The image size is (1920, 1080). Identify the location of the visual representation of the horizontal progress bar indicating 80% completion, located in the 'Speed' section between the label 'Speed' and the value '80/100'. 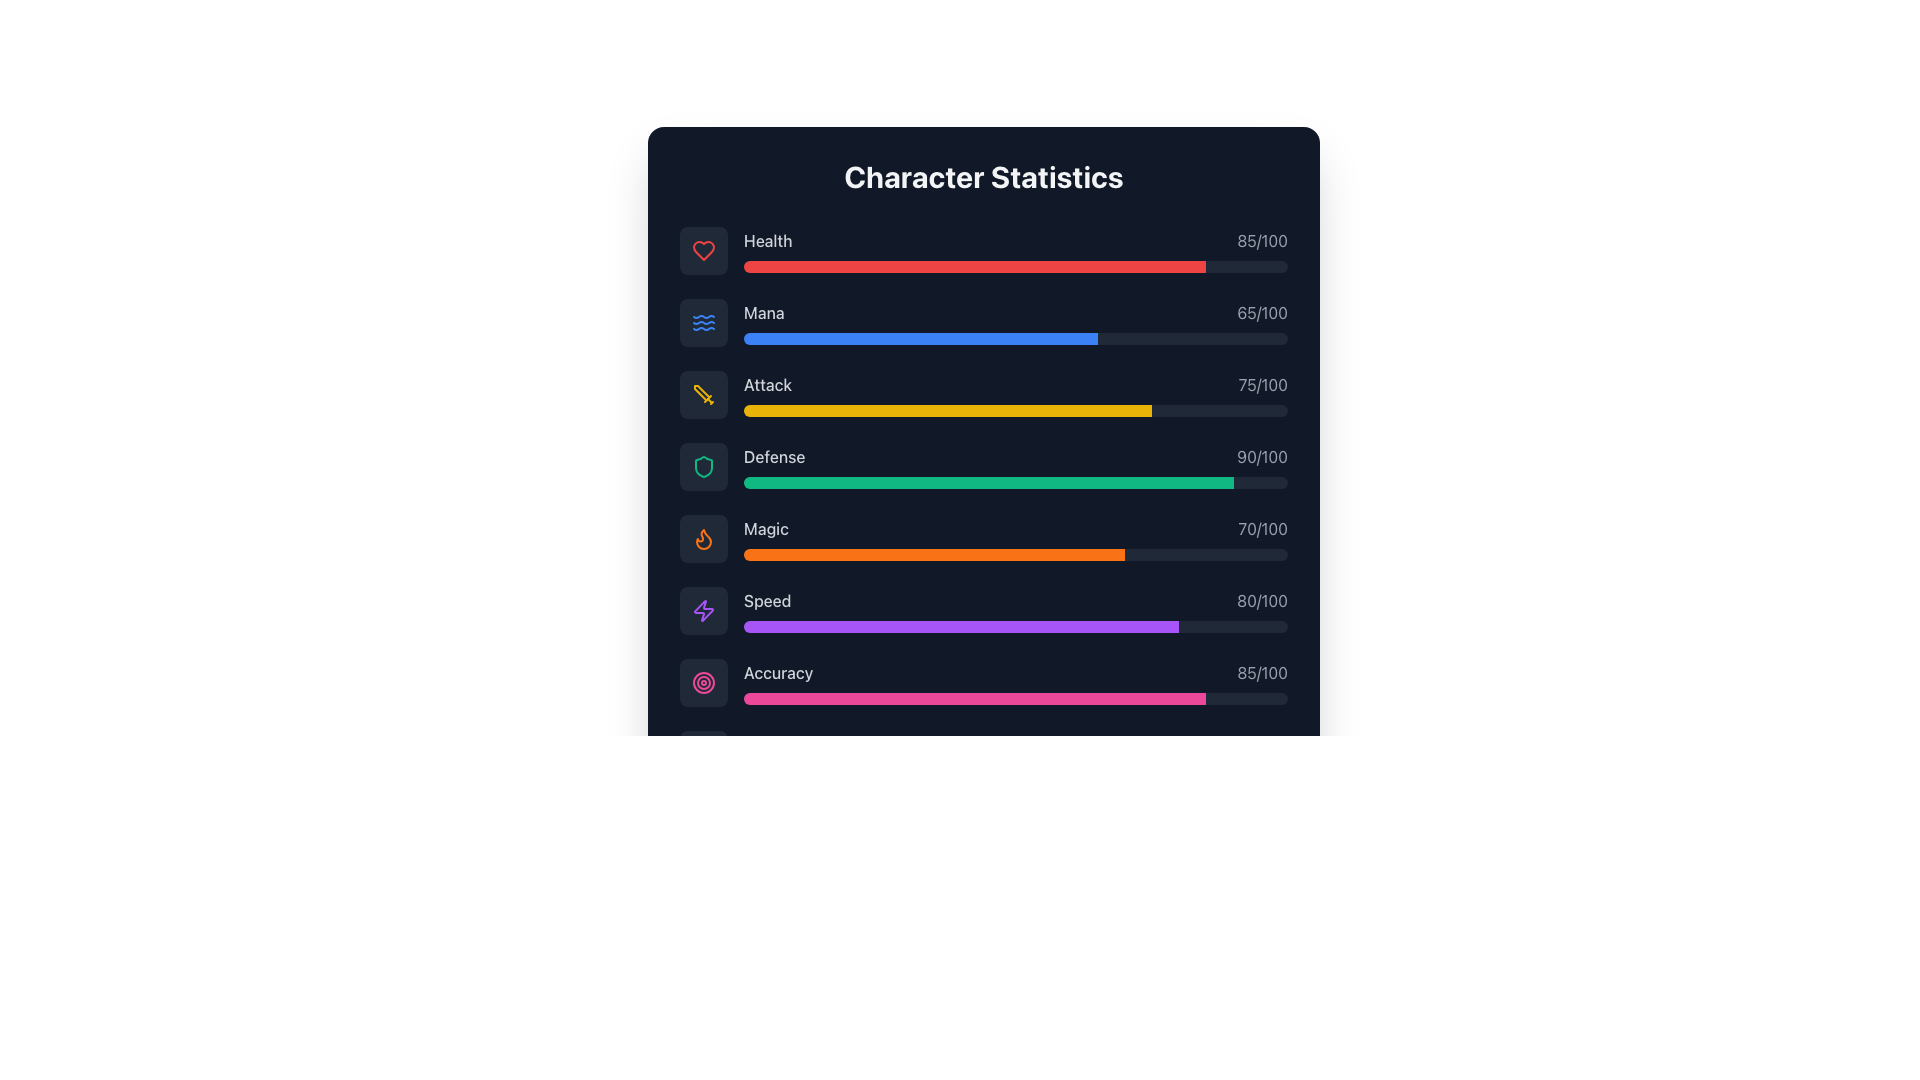
(1016, 626).